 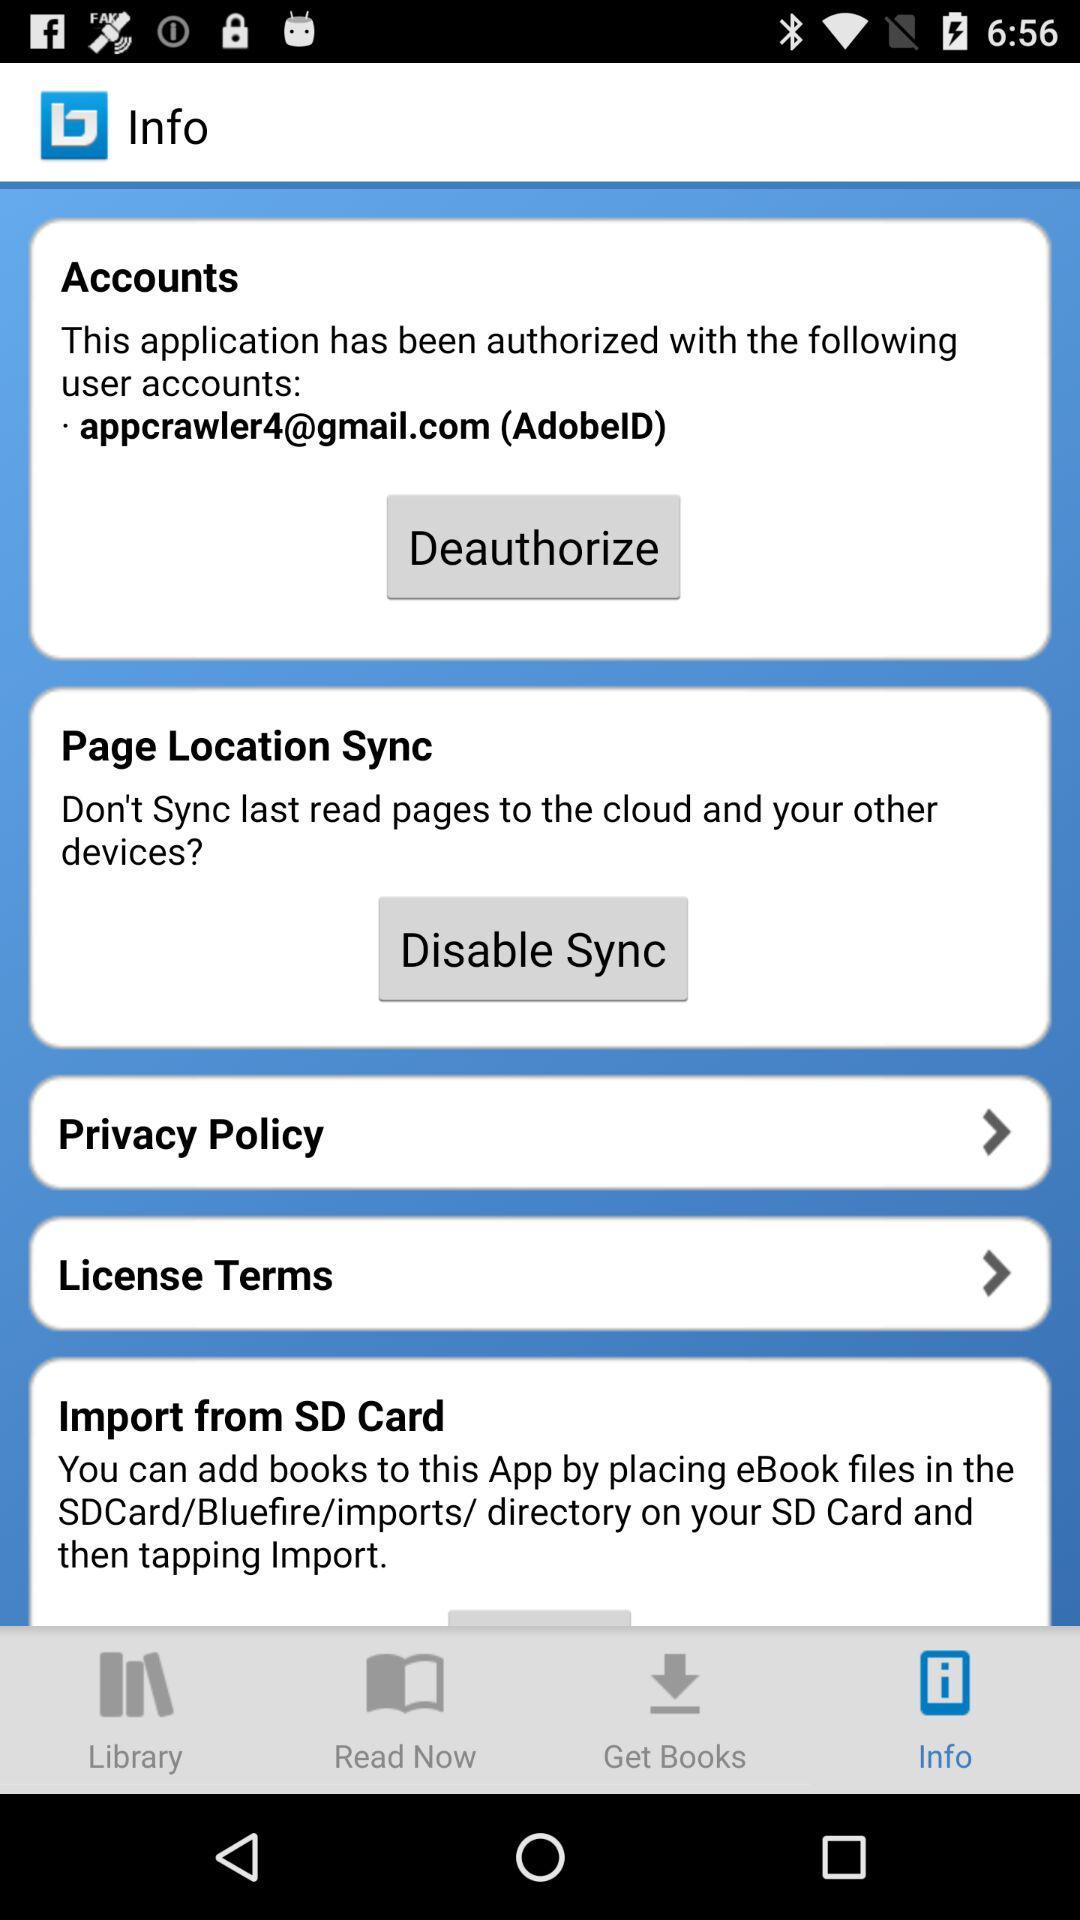 I want to click on open read now screen, so click(x=405, y=1708).